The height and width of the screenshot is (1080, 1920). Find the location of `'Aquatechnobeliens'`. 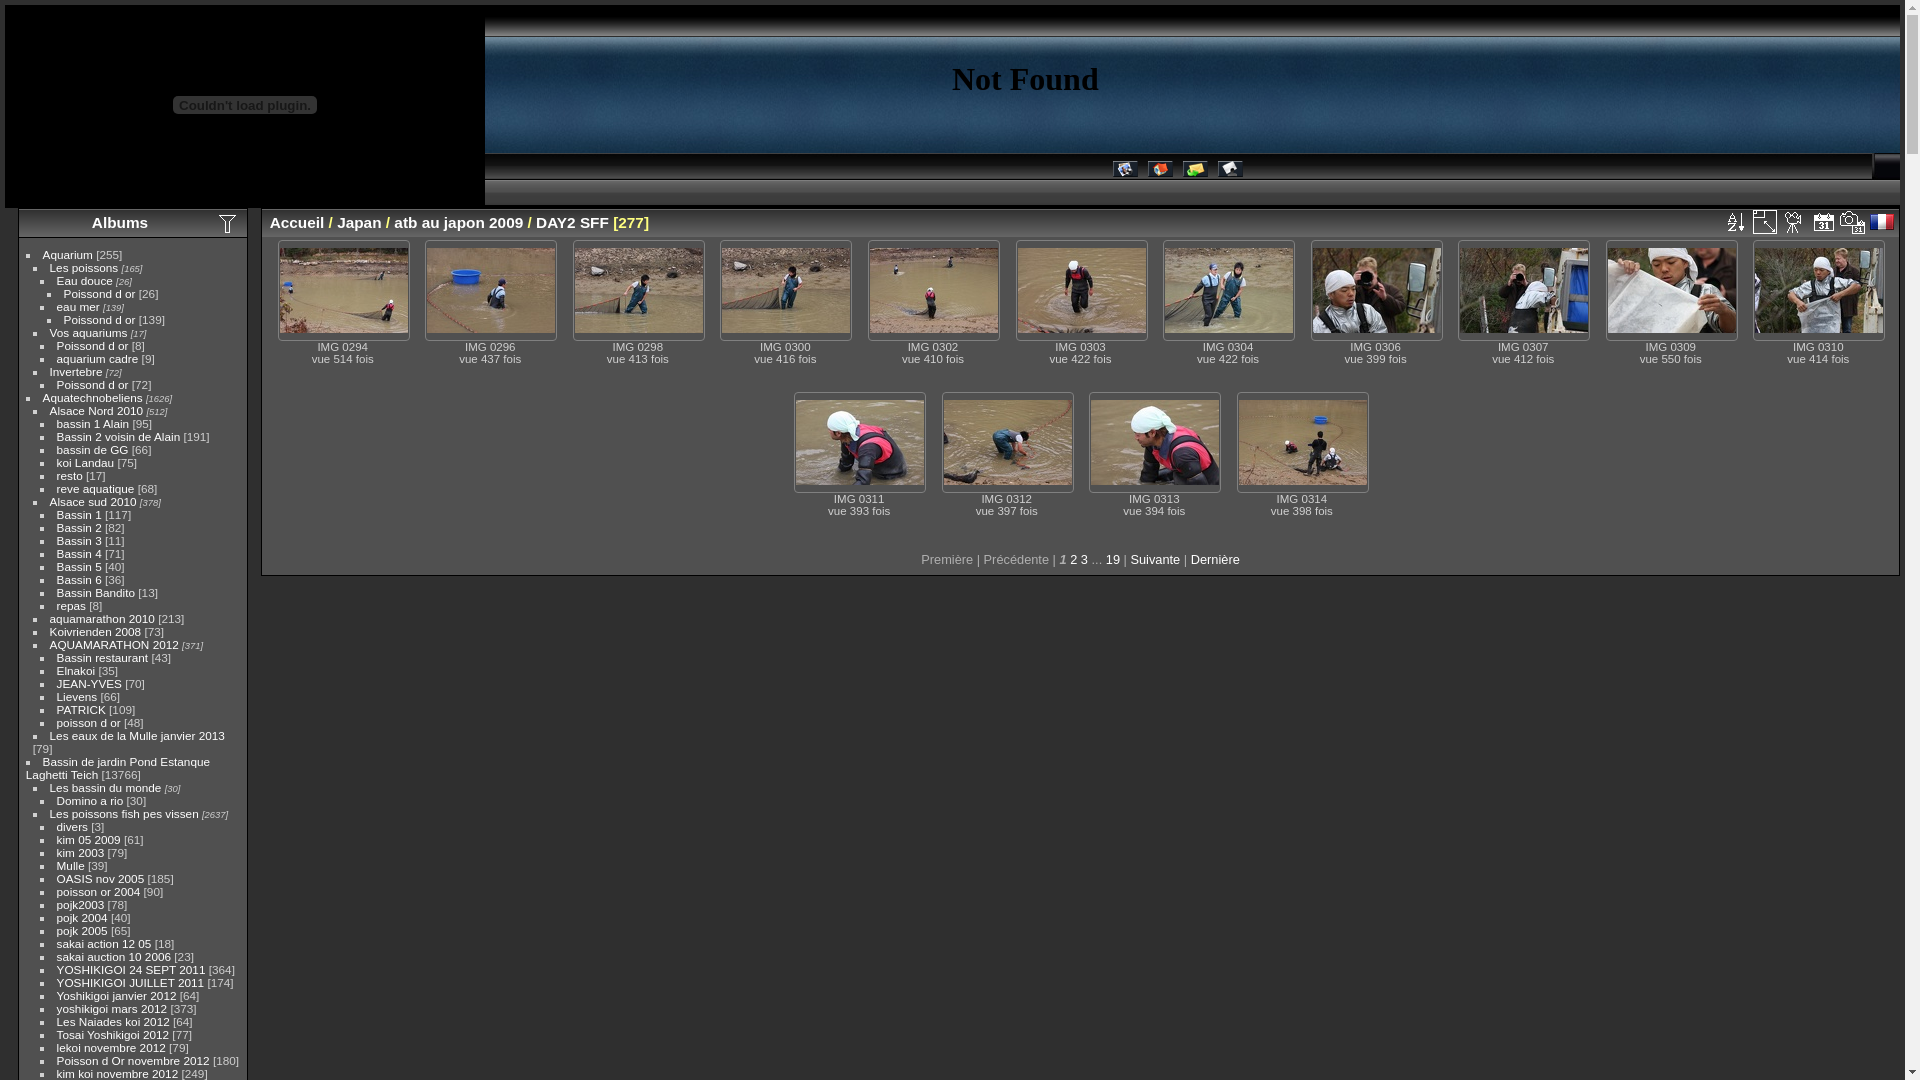

'Aquatechnobeliens' is located at coordinates (91, 397).